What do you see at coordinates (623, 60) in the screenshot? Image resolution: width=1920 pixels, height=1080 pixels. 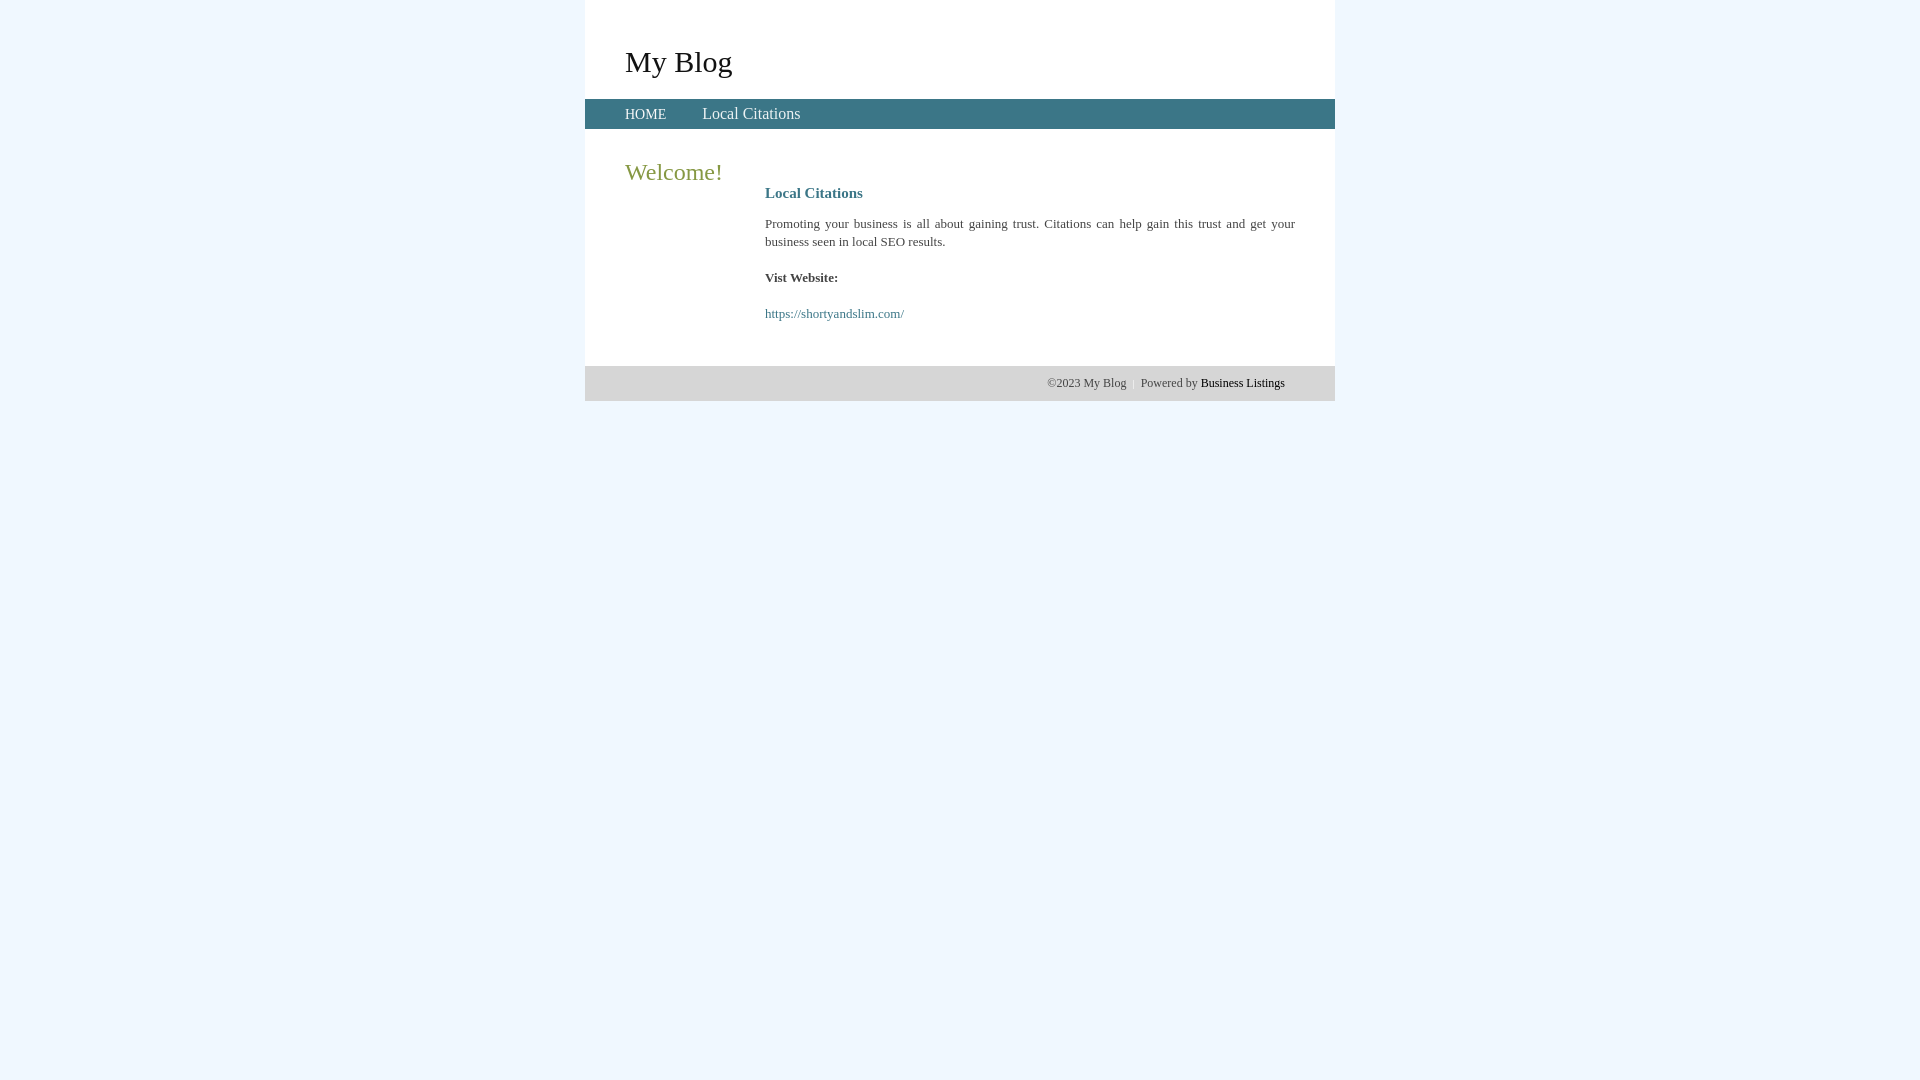 I see `'My Blog'` at bounding box center [623, 60].